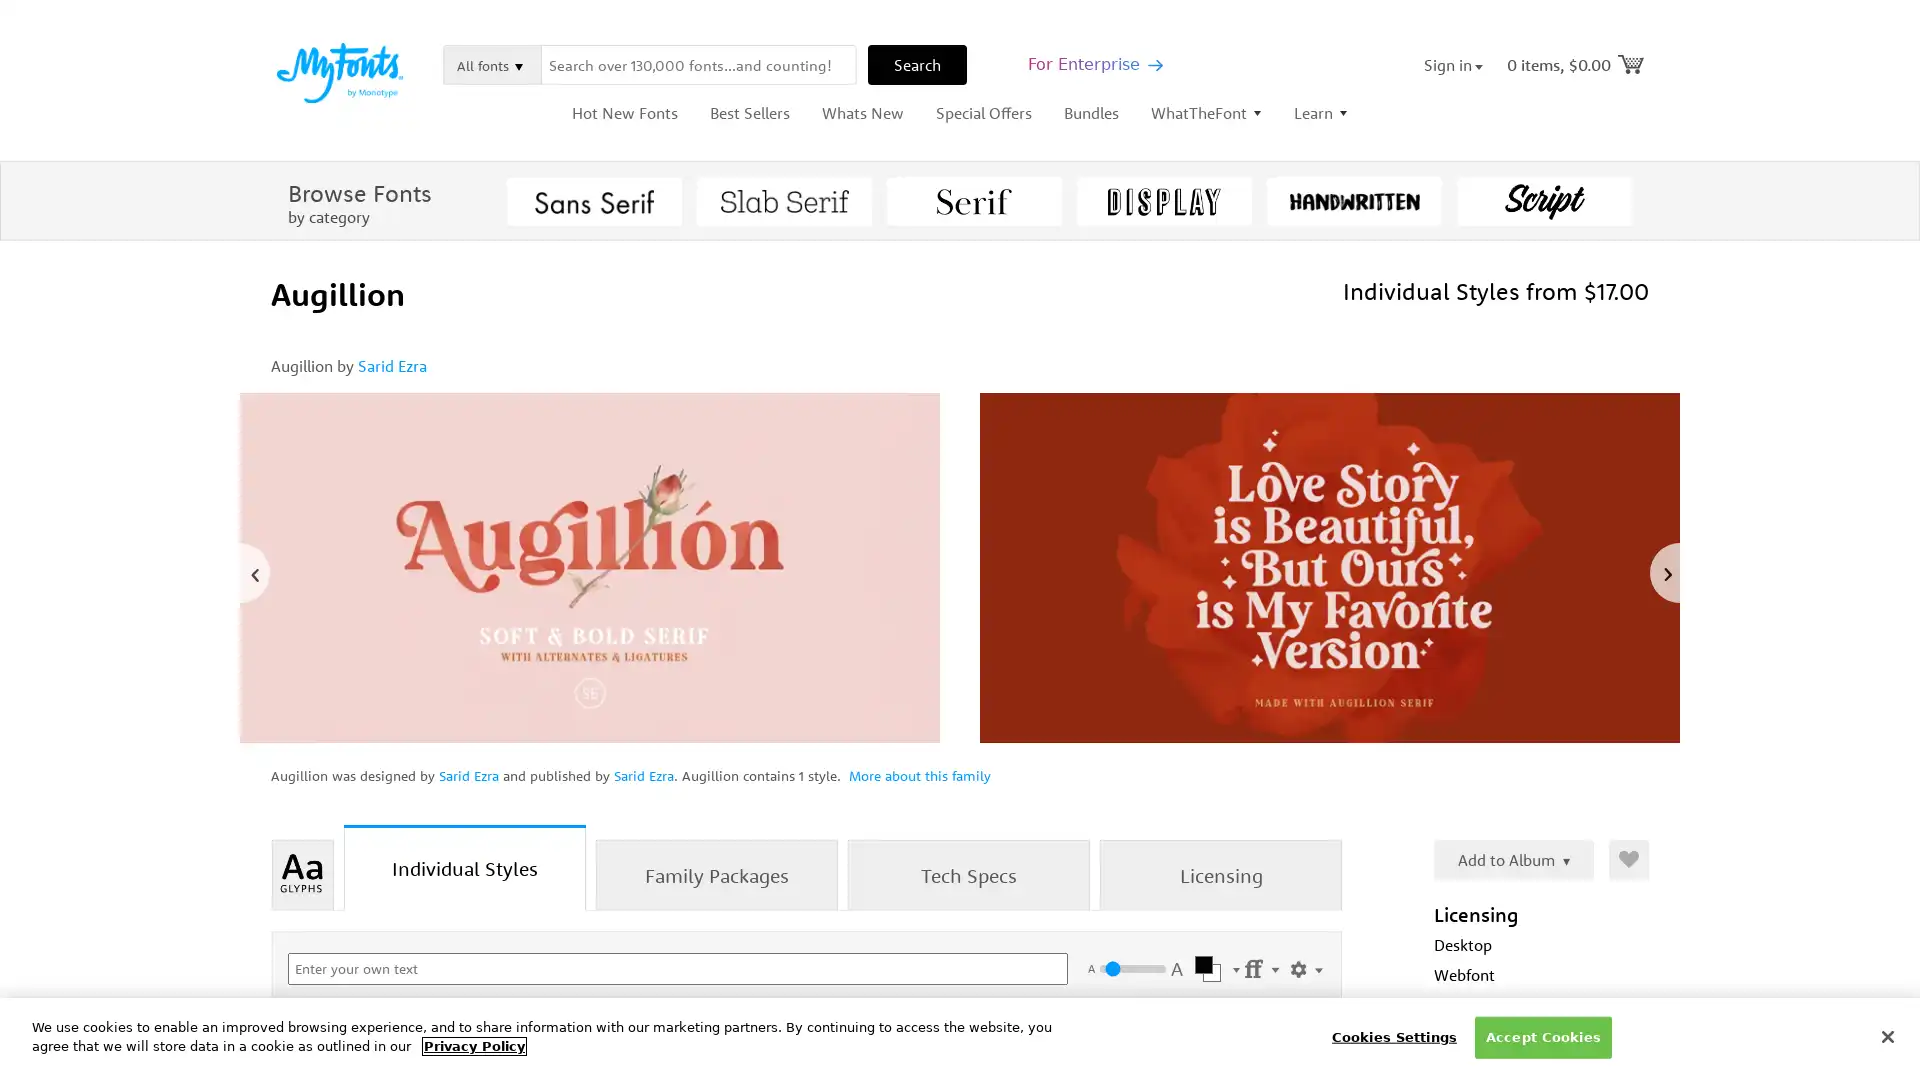 The width and height of the screenshot is (1920, 1080). I want to click on Search, so click(916, 64).